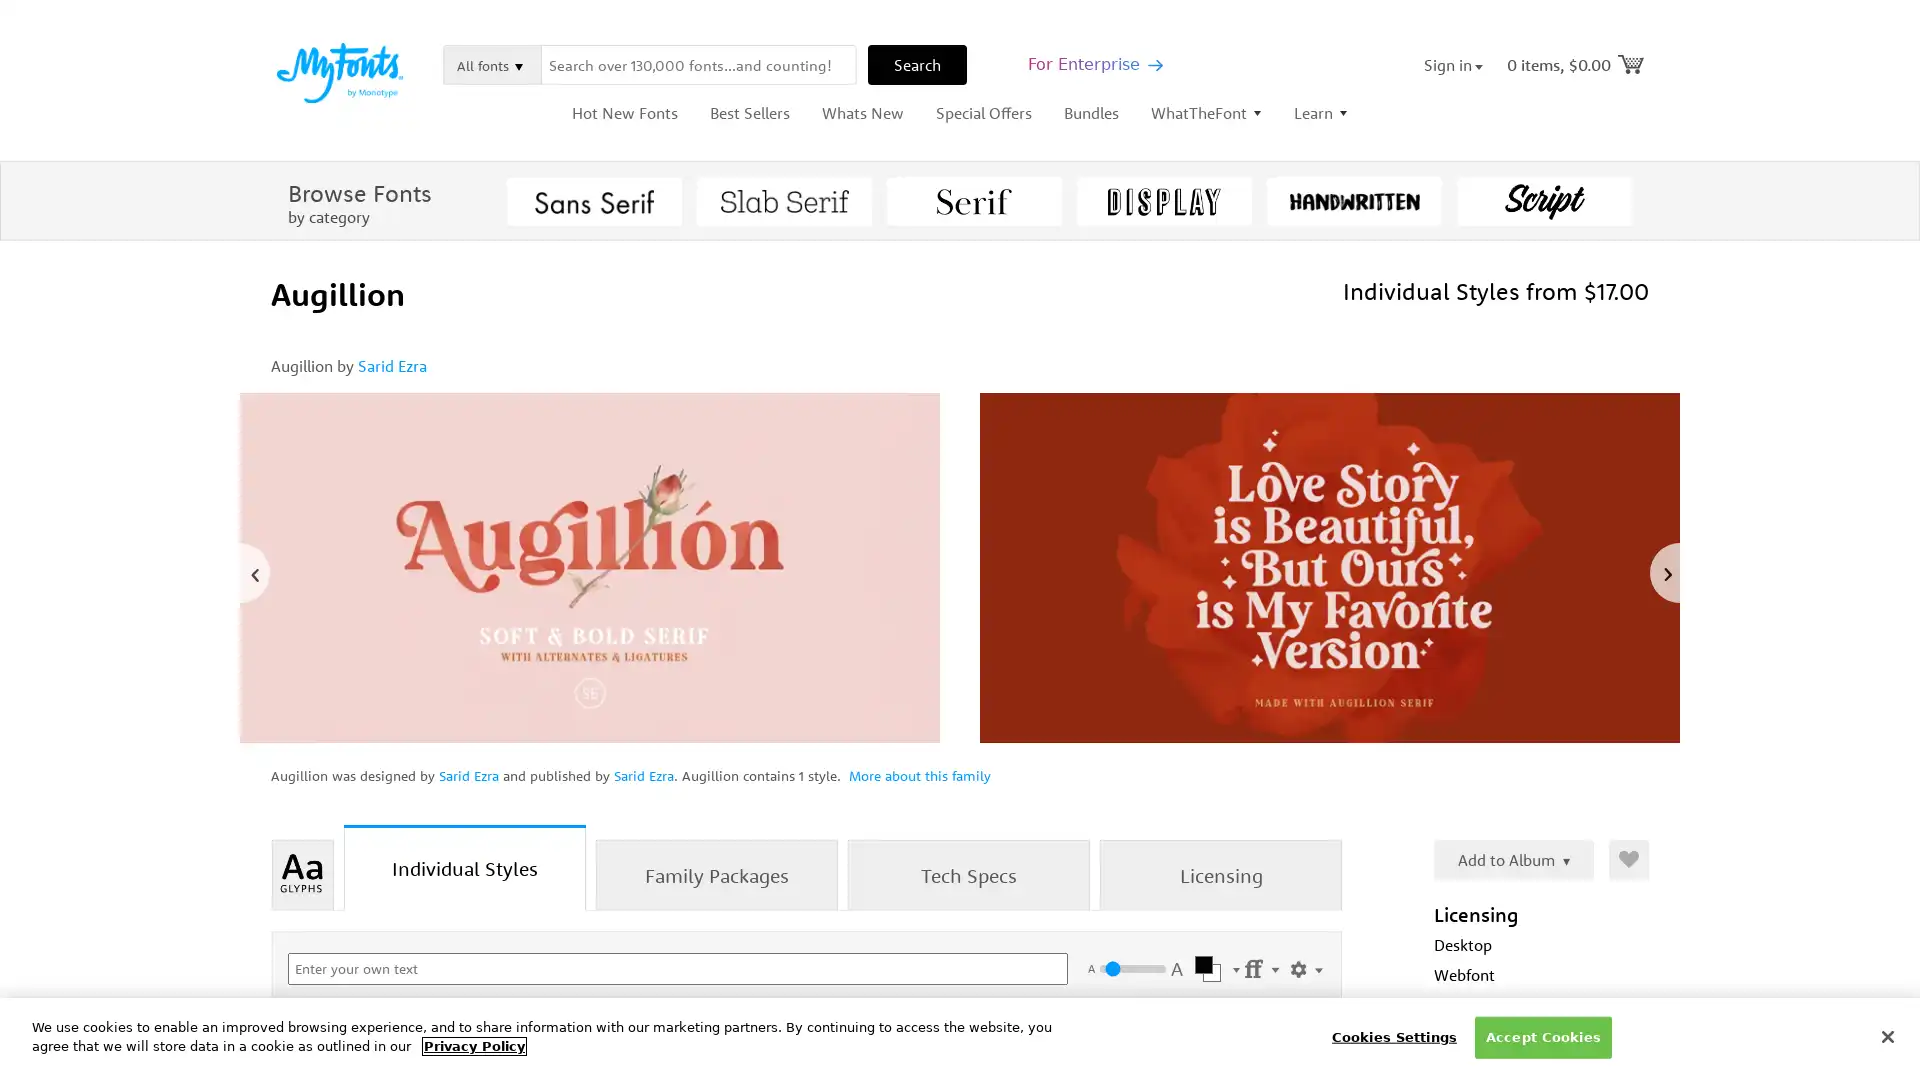 The width and height of the screenshot is (1920, 1080). I want to click on Search, so click(916, 64).